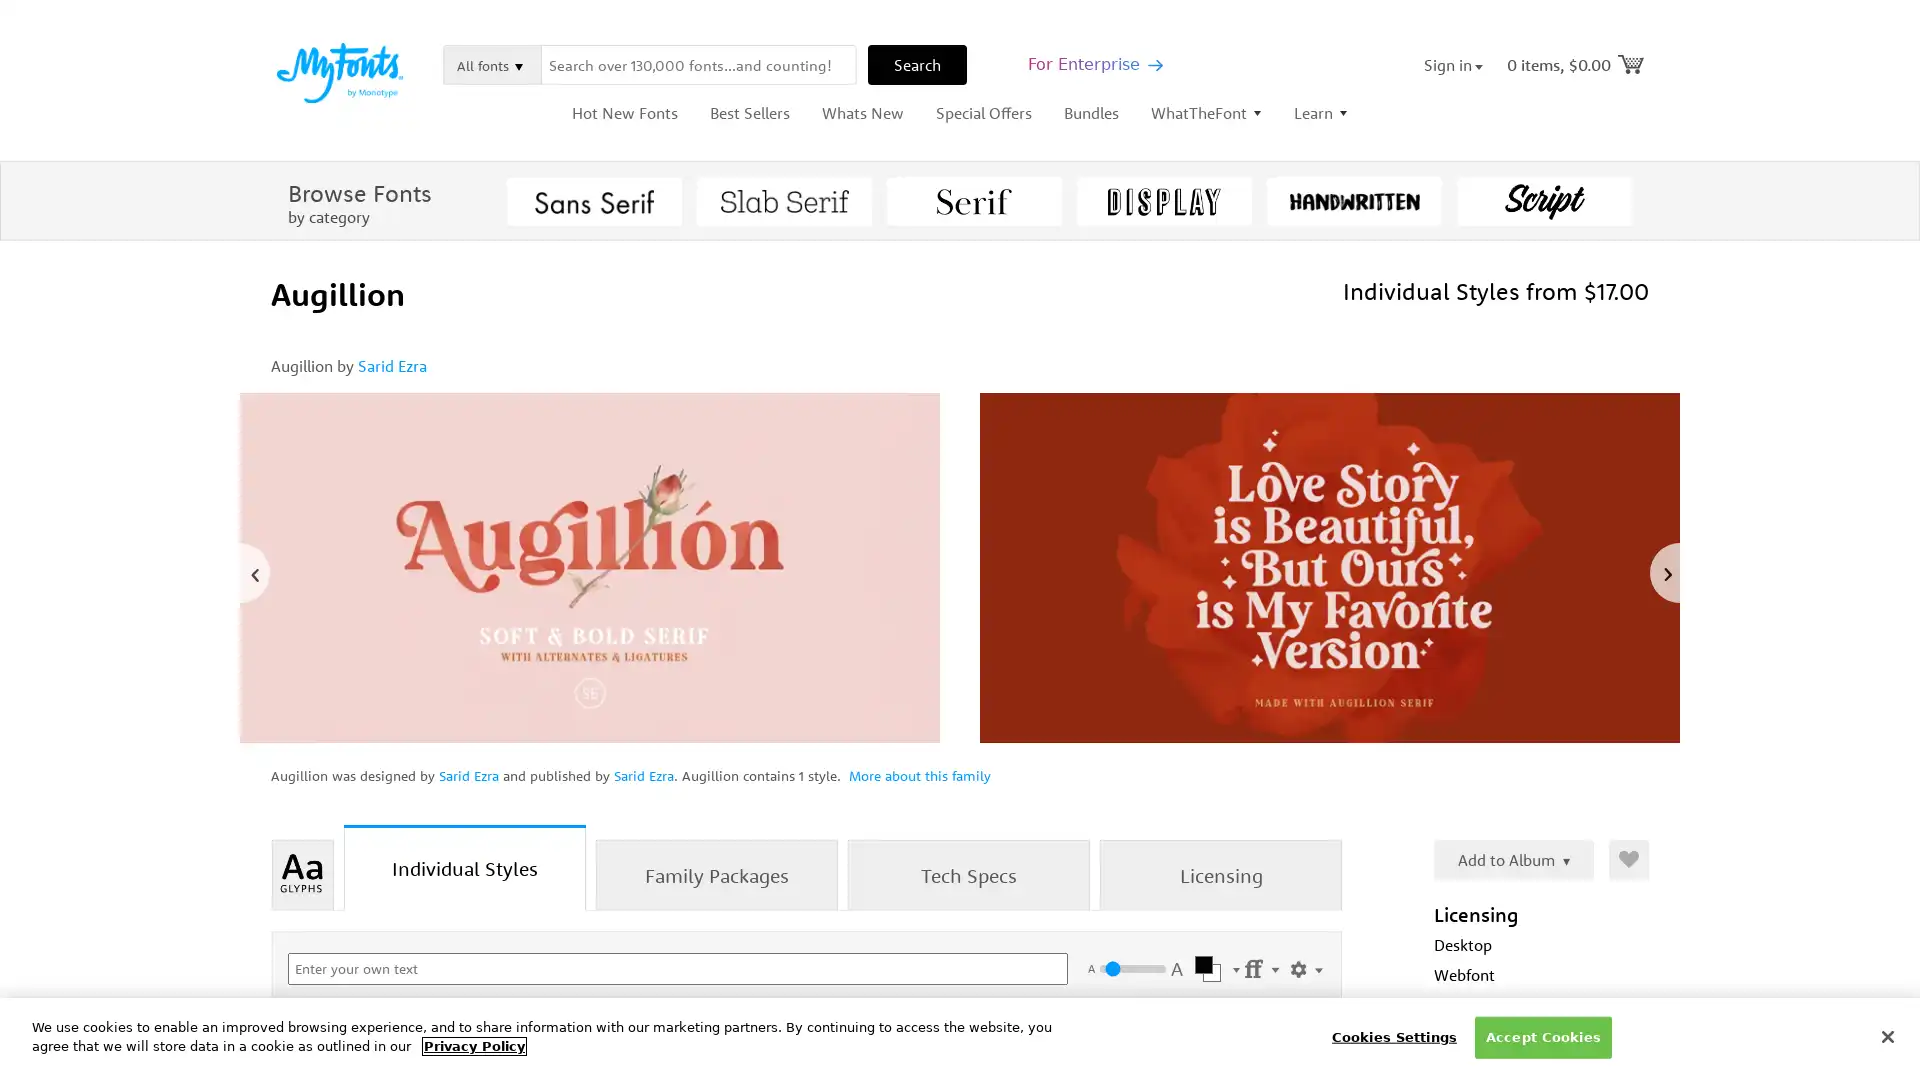 The width and height of the screenshot is (1920, 1080). I want to click on Search, so click(916, 64).